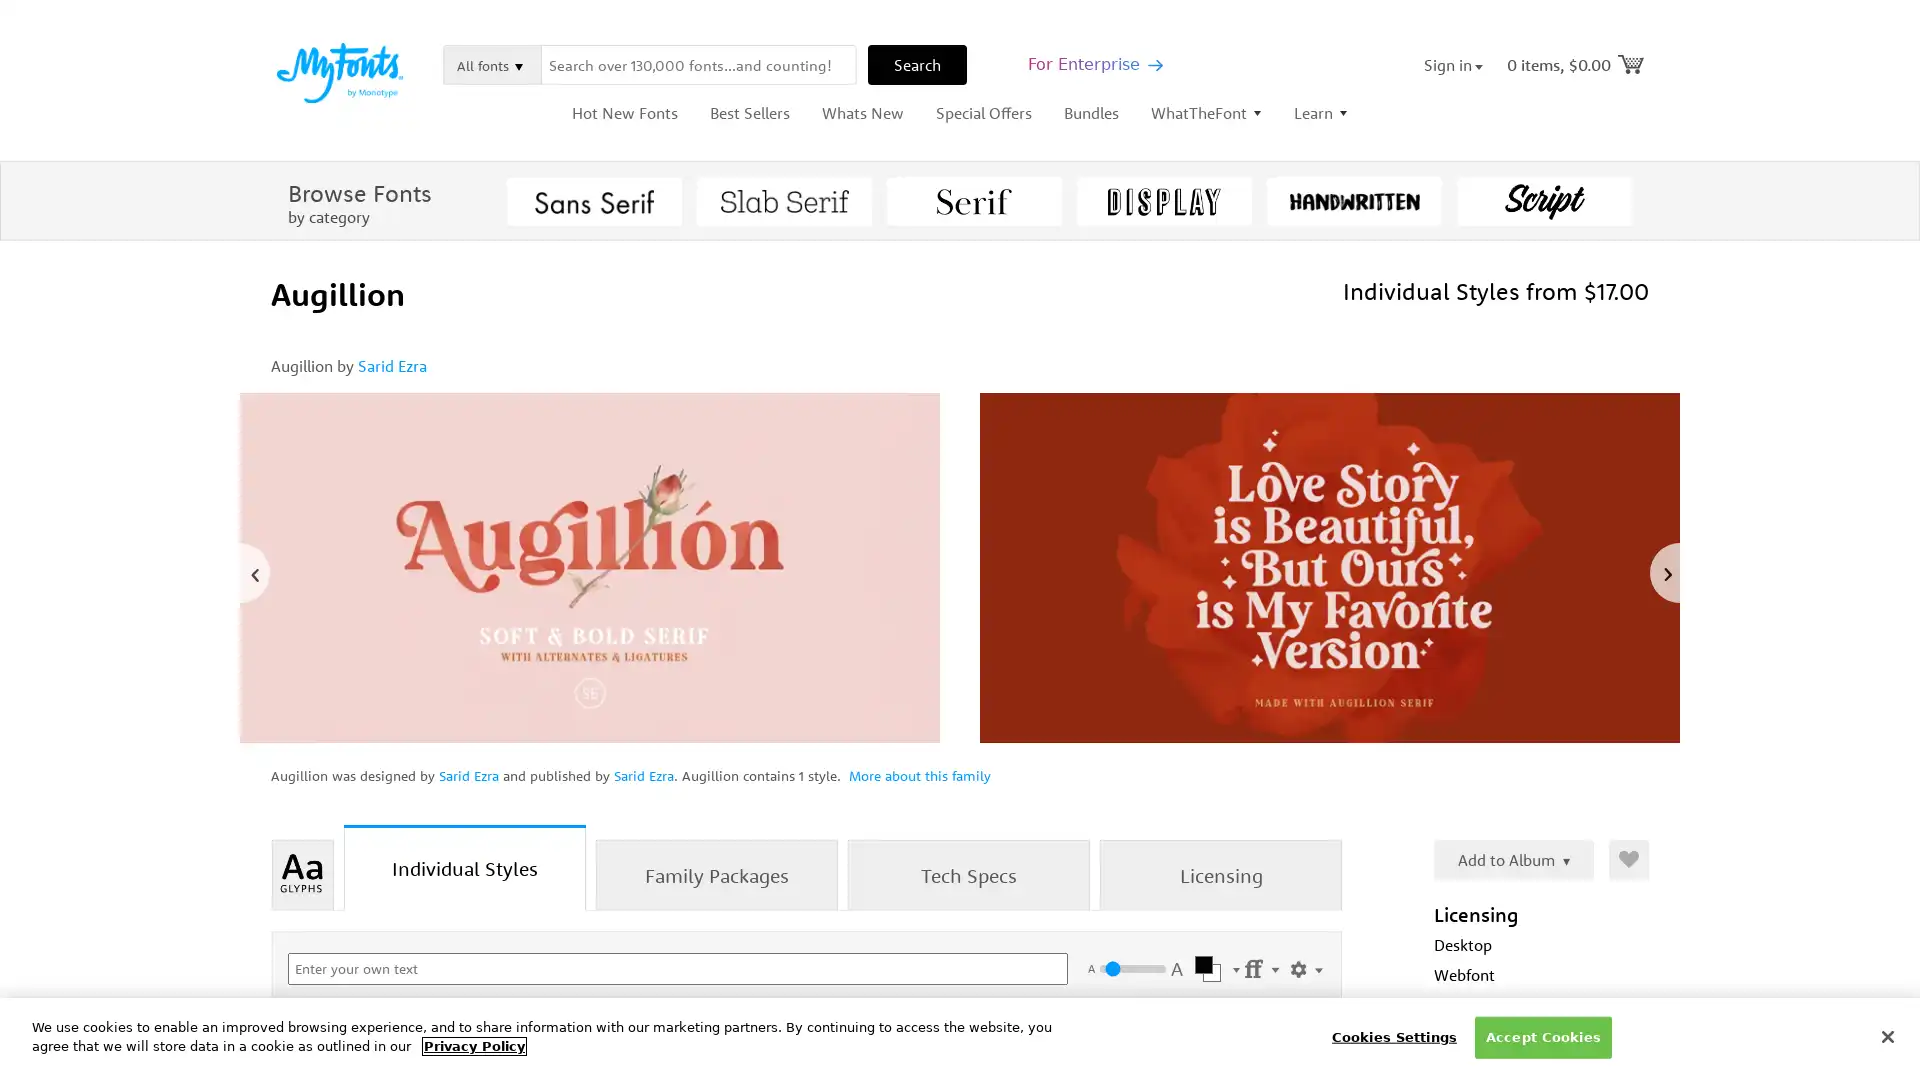 The width and height of the screenshot is (1920, 1080). I want to click on Search, so click(916, 64).